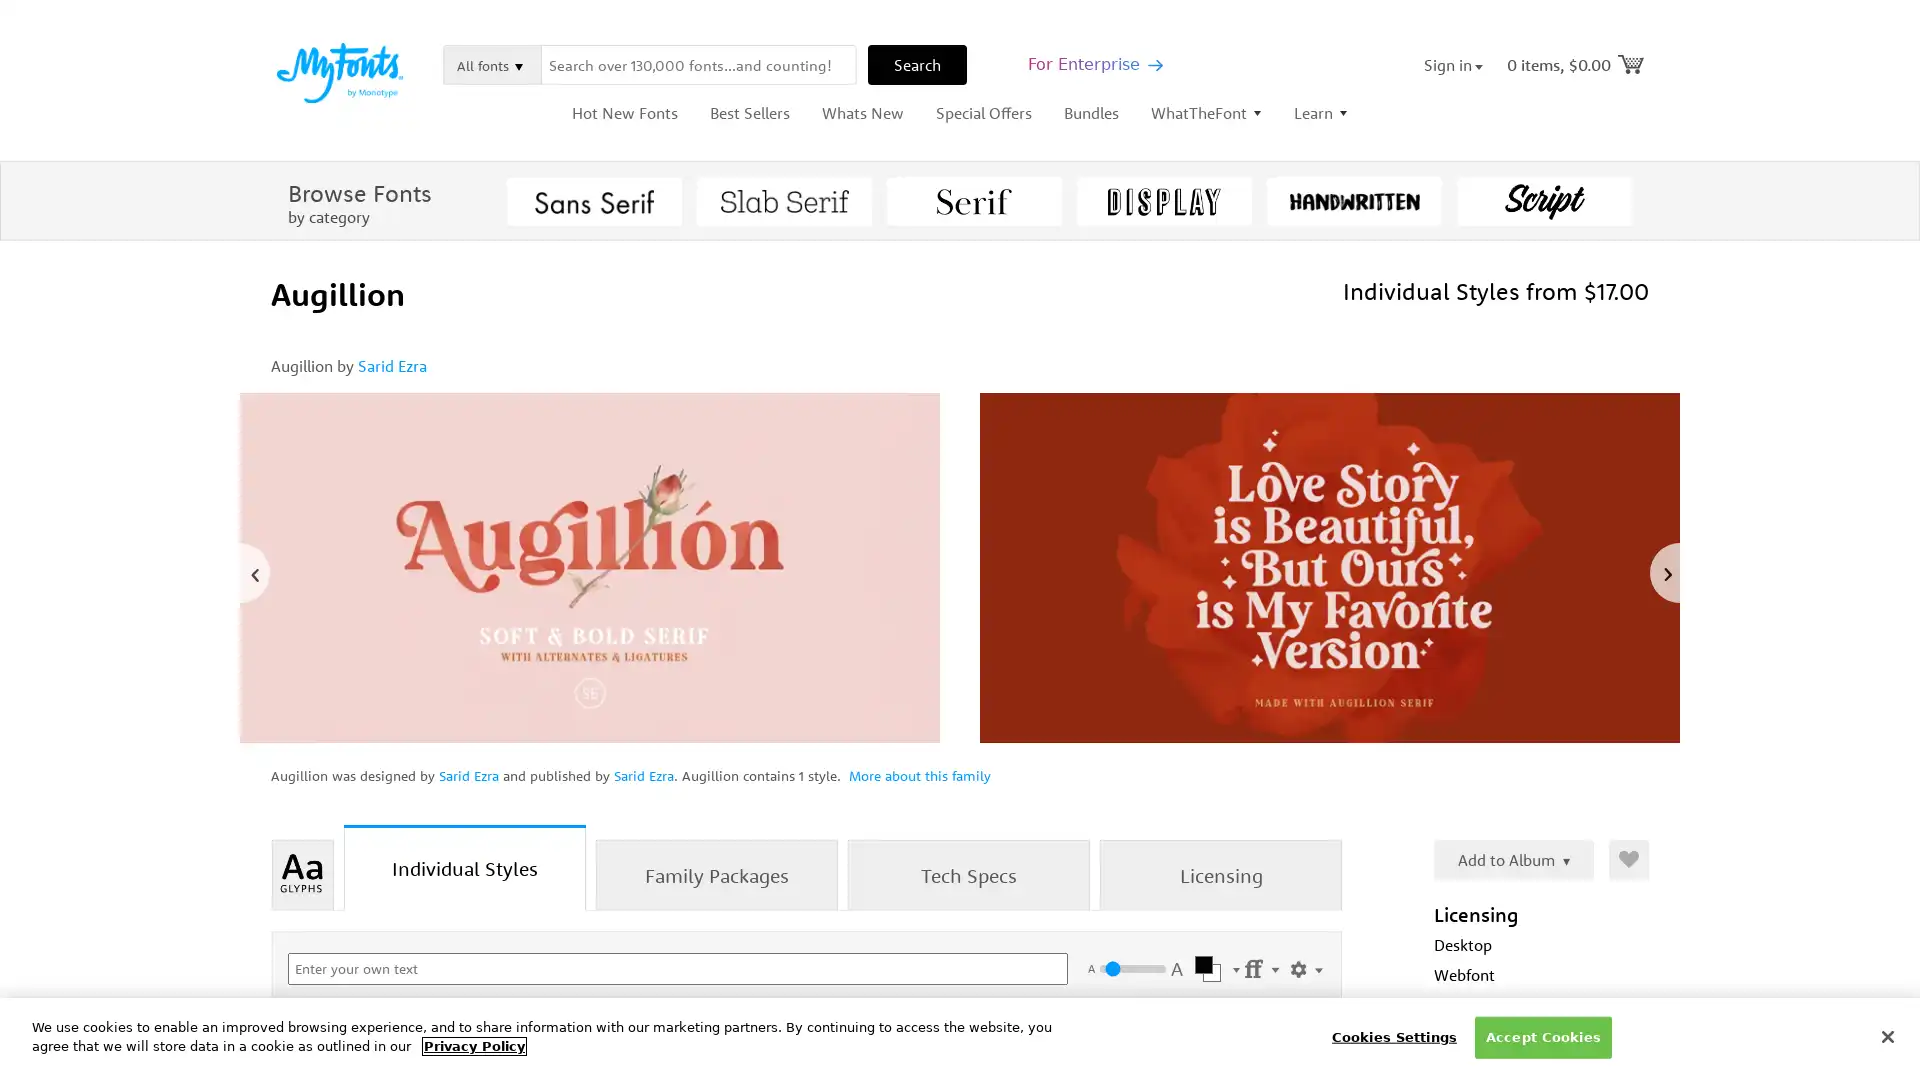 The width and height of the screenshot is (1920, 1080). I want to click on Search, so click(916, 64).